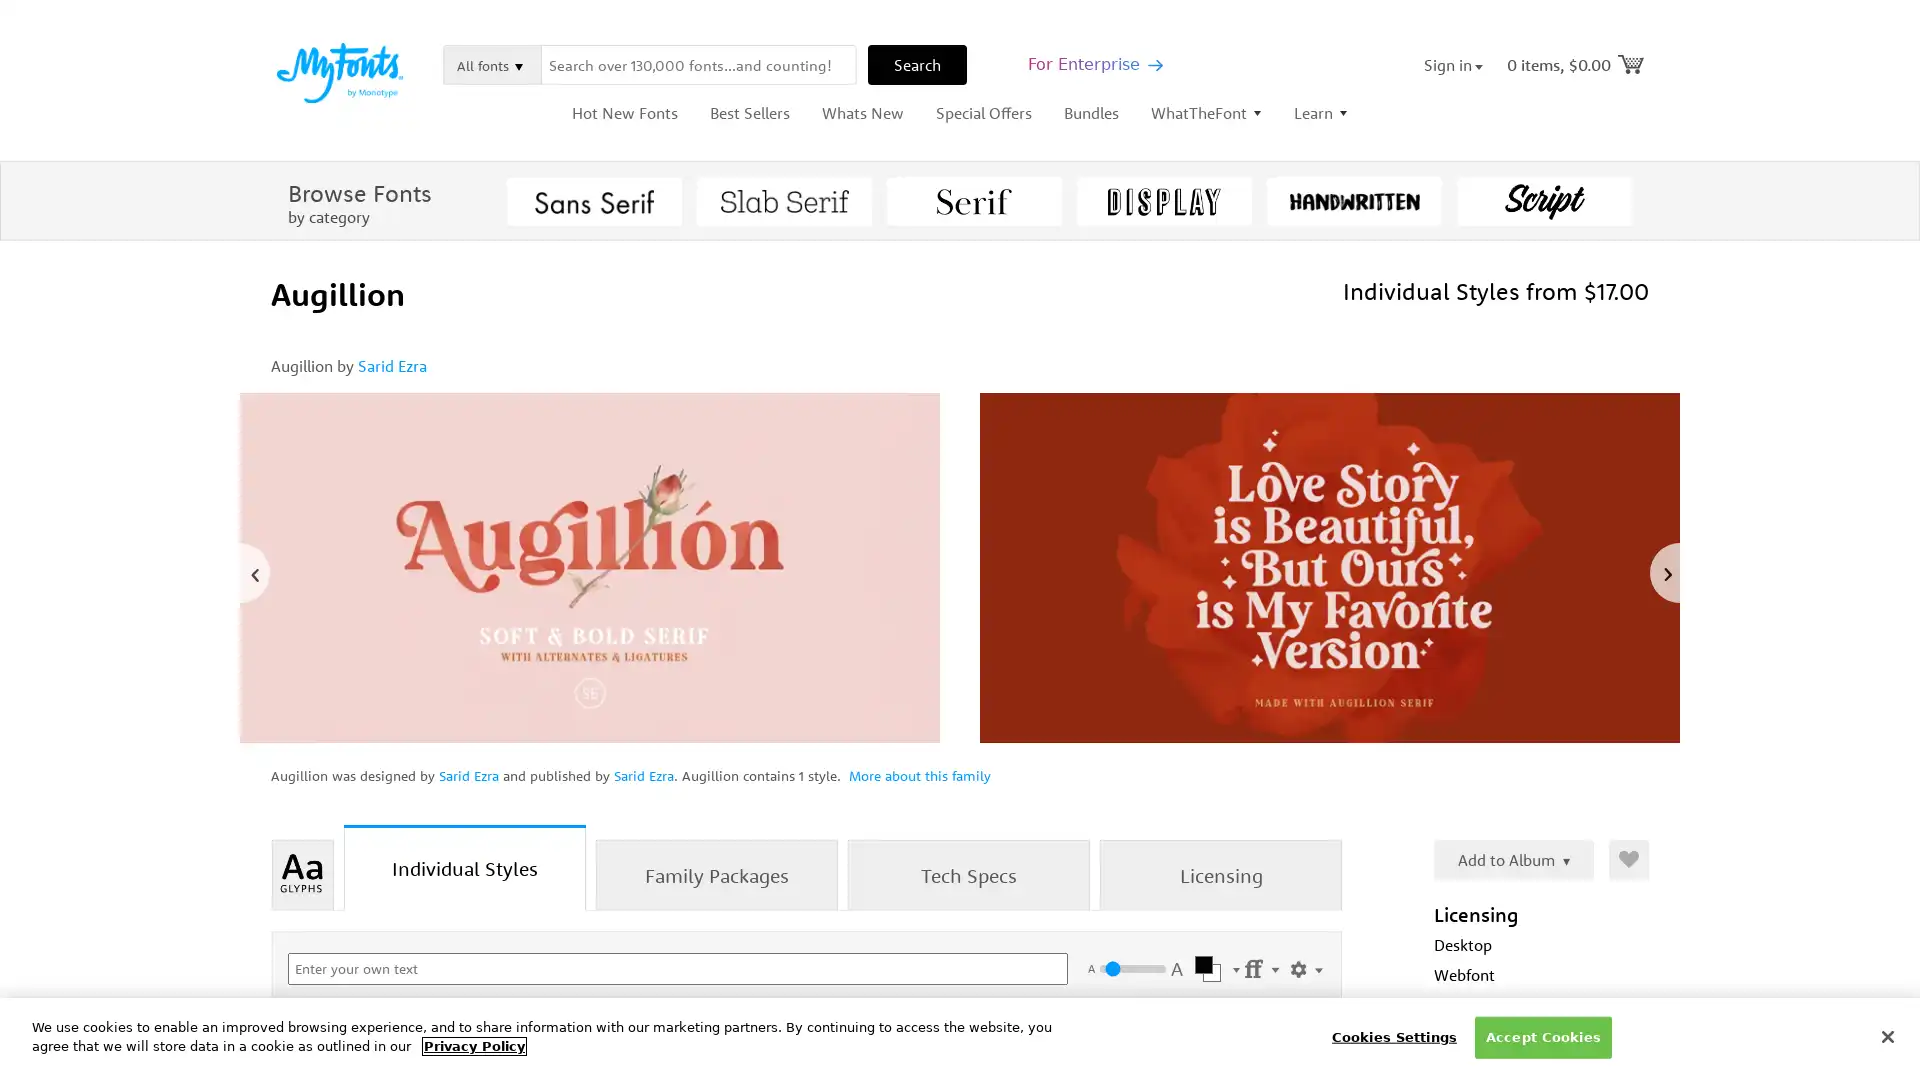 The width and height of the screenshot is (1920, 1080). I want to click on Search, so click(916, 64).